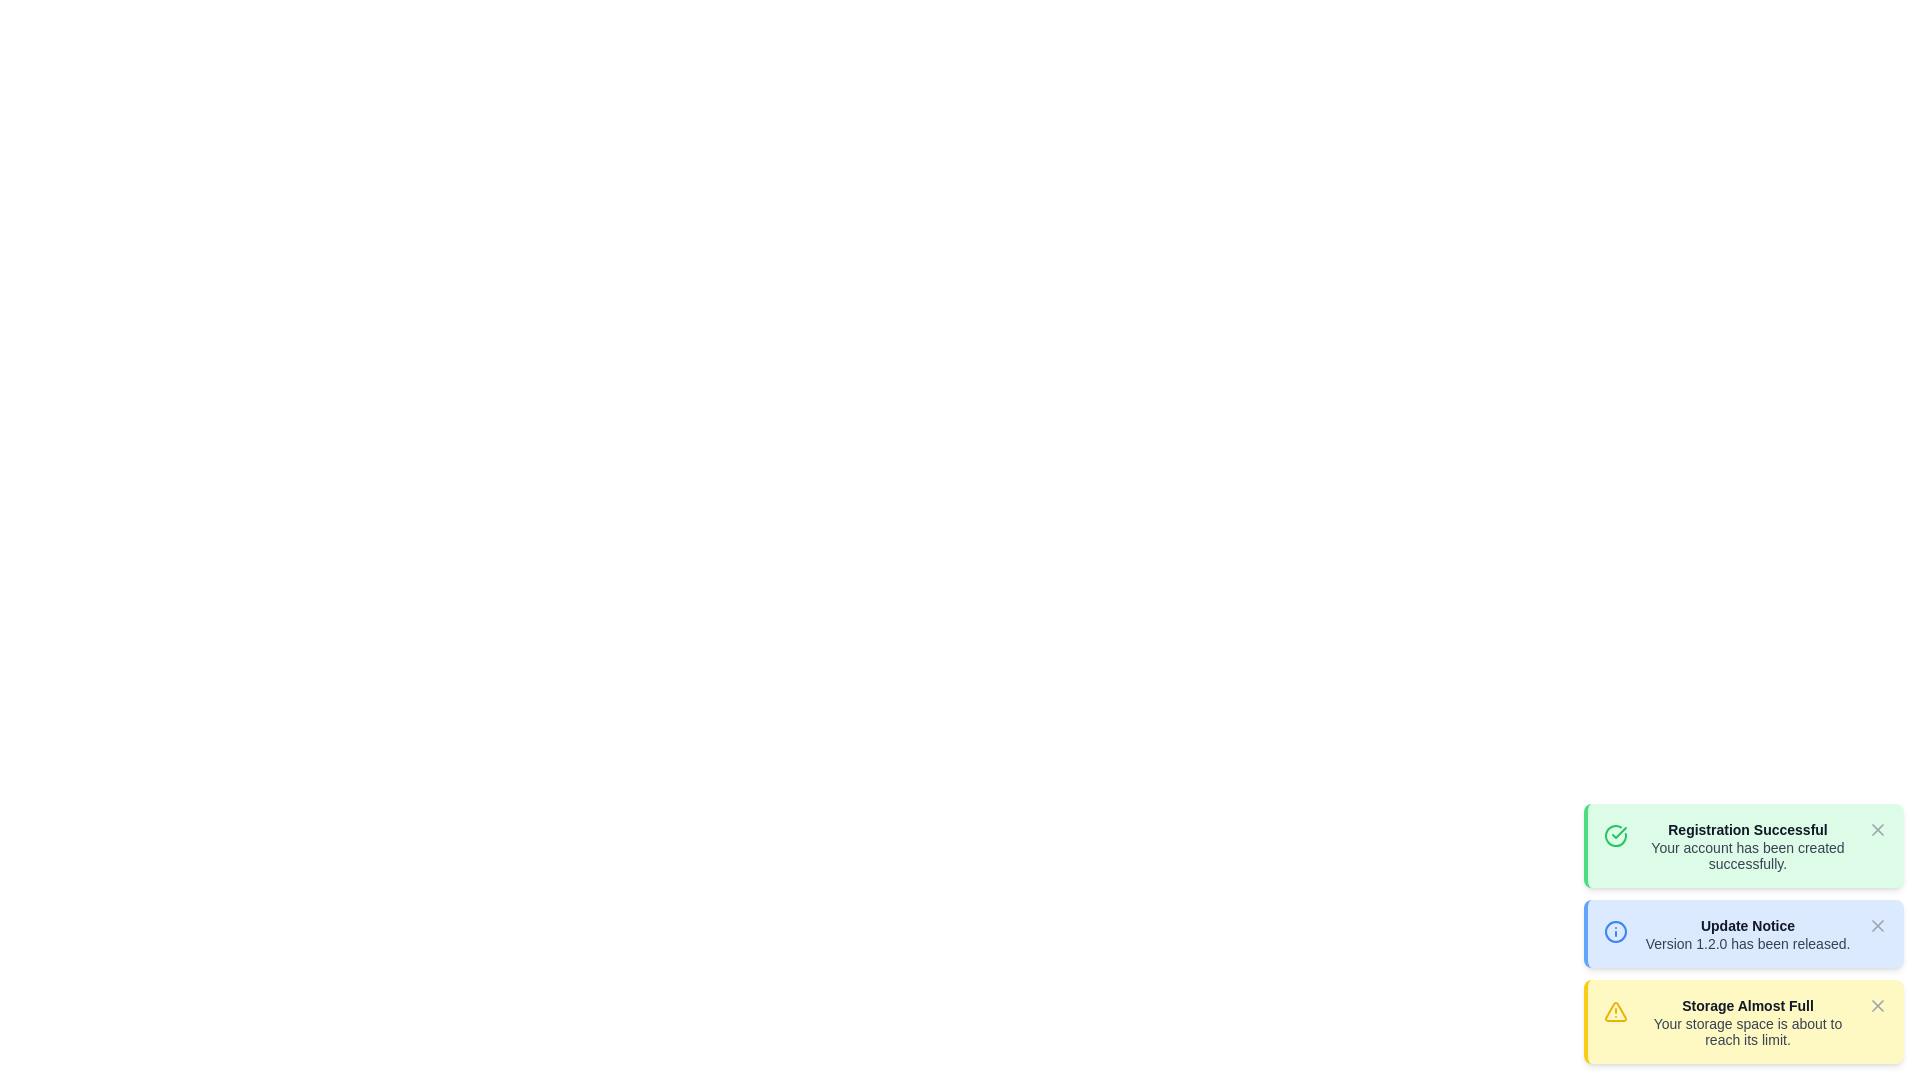 This screenshot has height=1080, width=1920. Describe the element at coordinates (1876, 829) in the screenshot. I see `the dismiss icon button located in the top-right corner of the 'Registration Successful' green notification box to change its color` at that location.